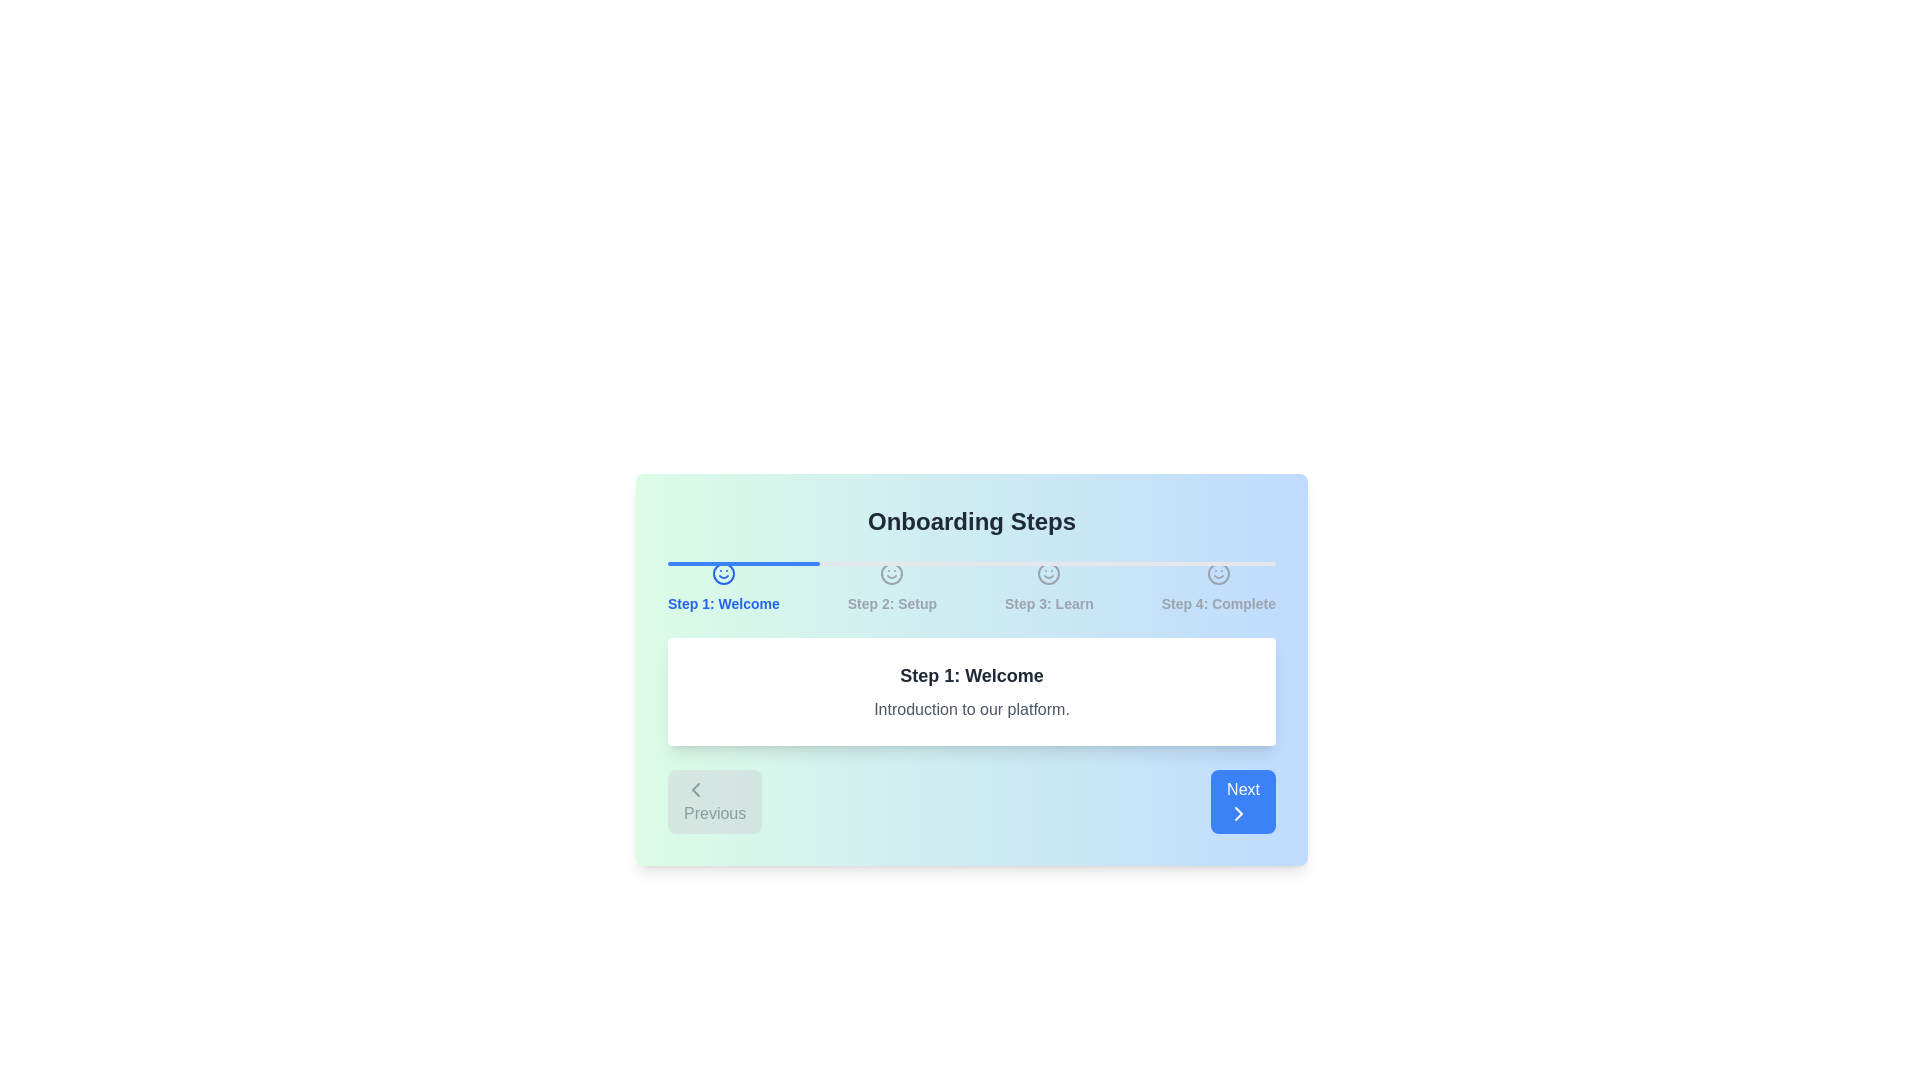 This screenshot has height=1080, width=1920. I want to click on the text label displaying 'Step 2: Setup', which is bold and smaller-sized, located below the second onboarding icon in the sequence, so click(891, 603).